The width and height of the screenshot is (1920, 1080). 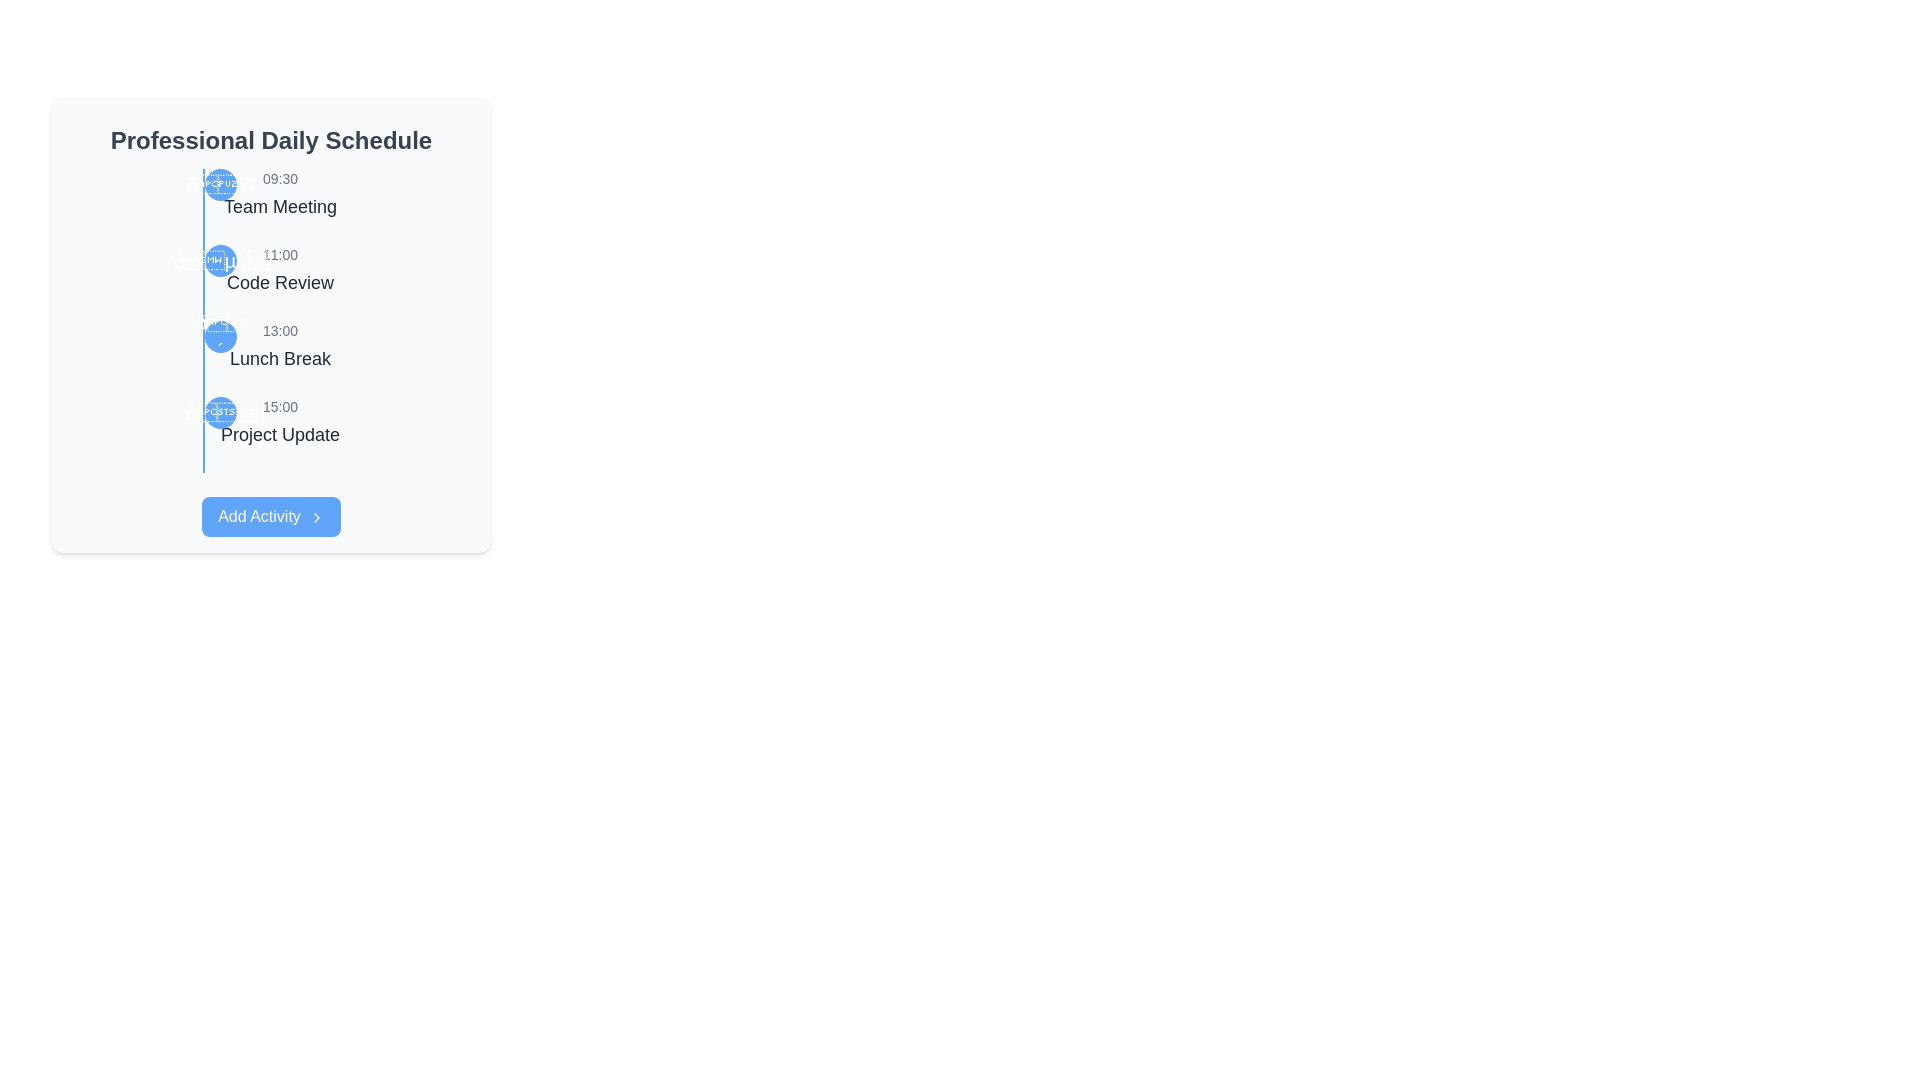 I want to click on text label displaying 'Lunch Break', which is bold, larger in size and black in color, located centrally in the 'Professional Daily Schedule' panel, directly below the '13:00' time element, so click(x=279, y=357).